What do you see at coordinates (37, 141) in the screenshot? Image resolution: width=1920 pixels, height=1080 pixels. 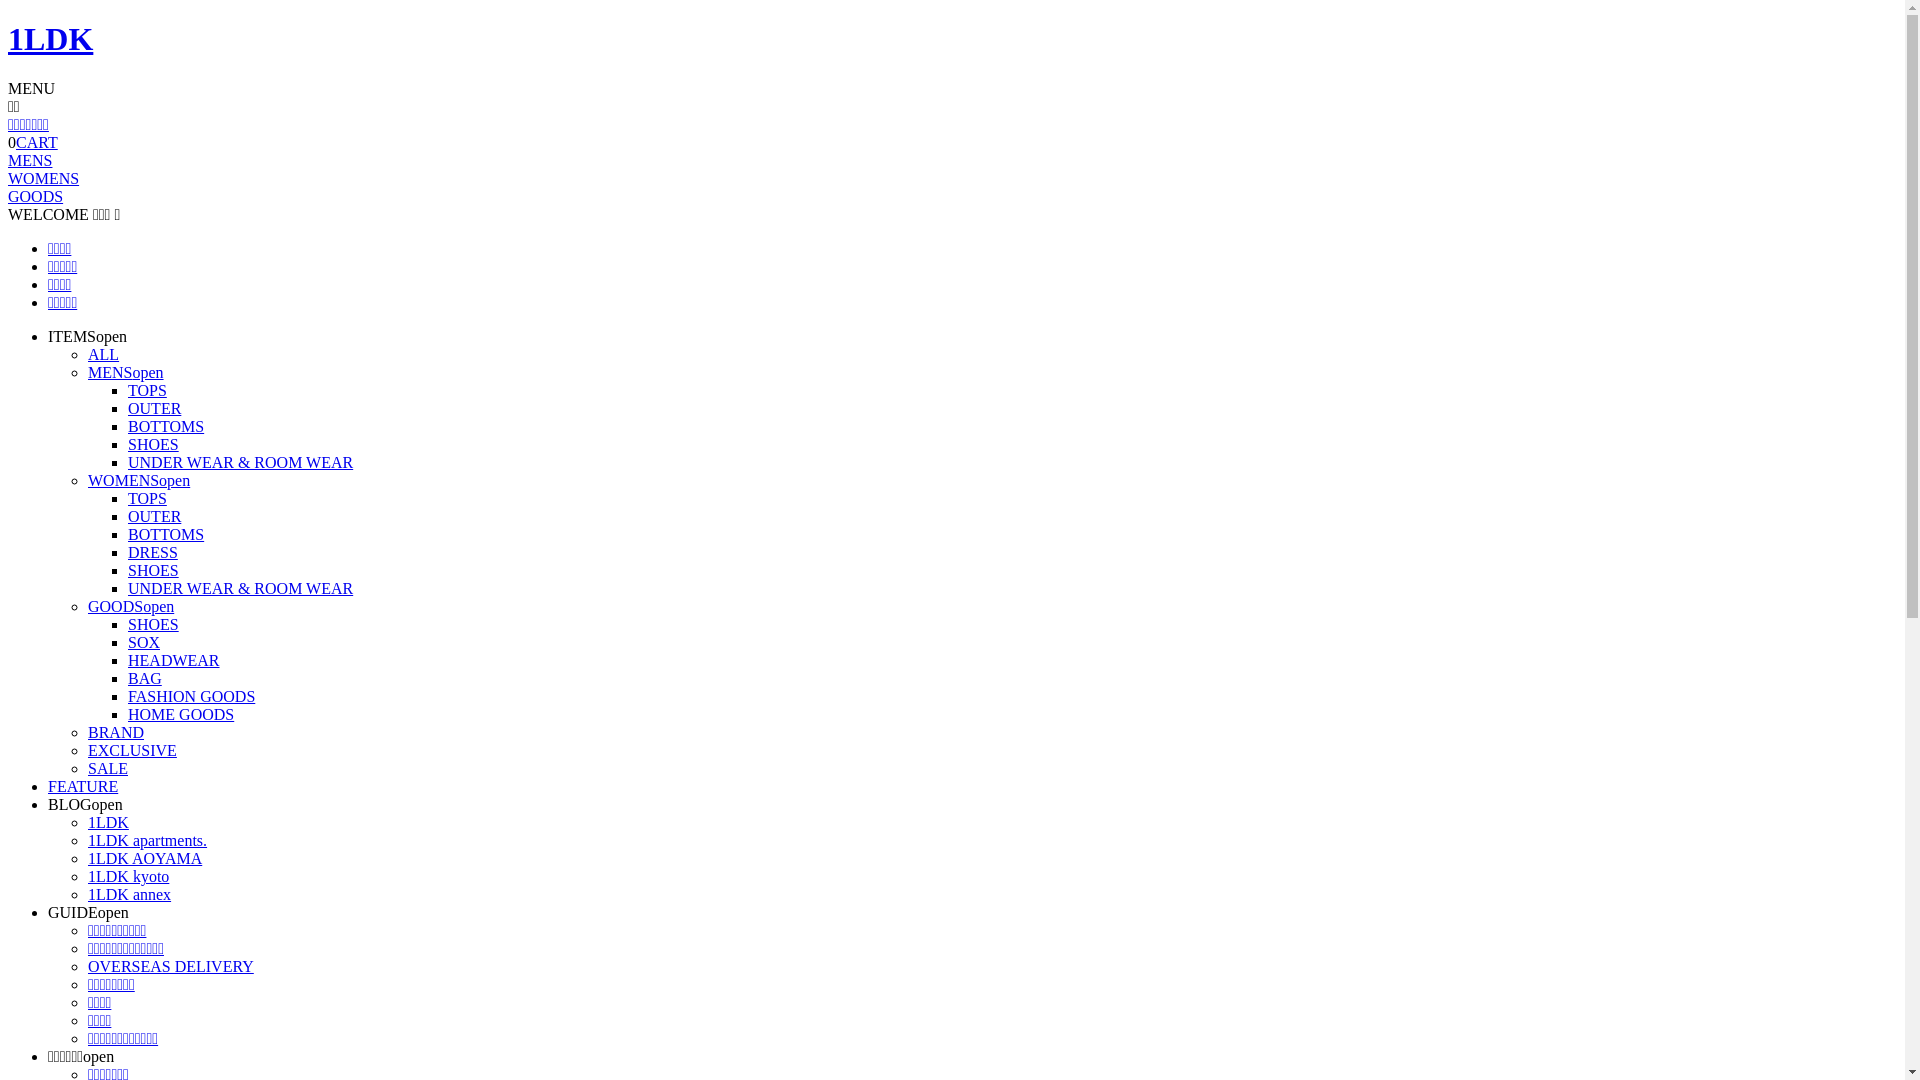 I see `'CART'` at bounding box center [37, 141].